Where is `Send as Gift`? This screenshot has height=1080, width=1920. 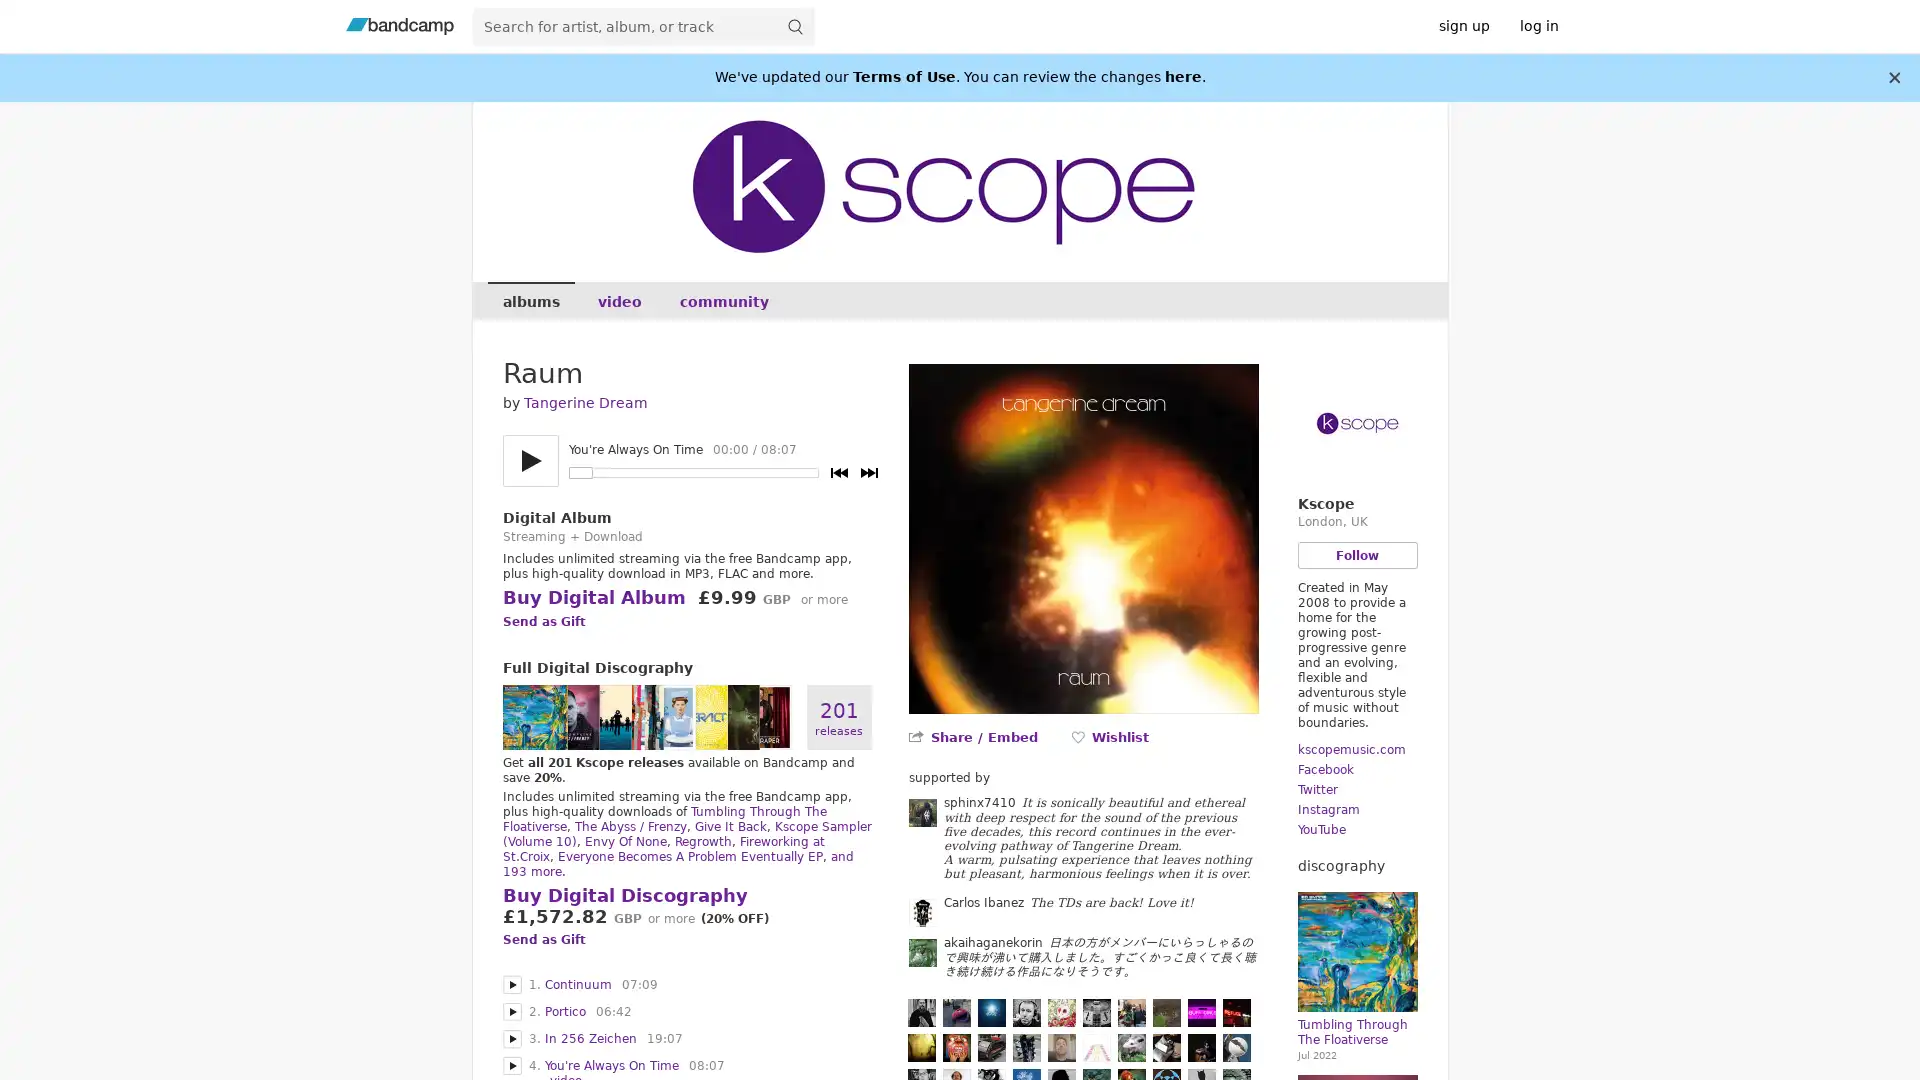
Send as Gift is located at coordinates (543, 622).